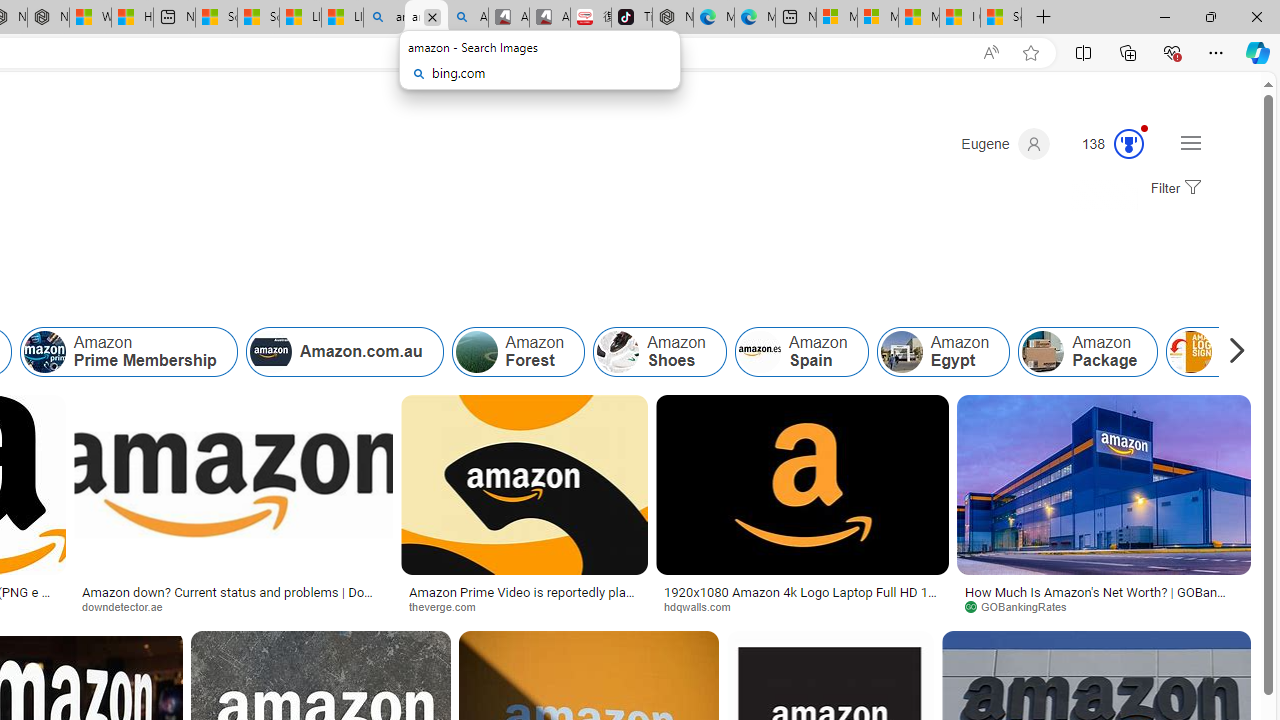  I want to click on 'Amazon Login', so click(1191, 351).